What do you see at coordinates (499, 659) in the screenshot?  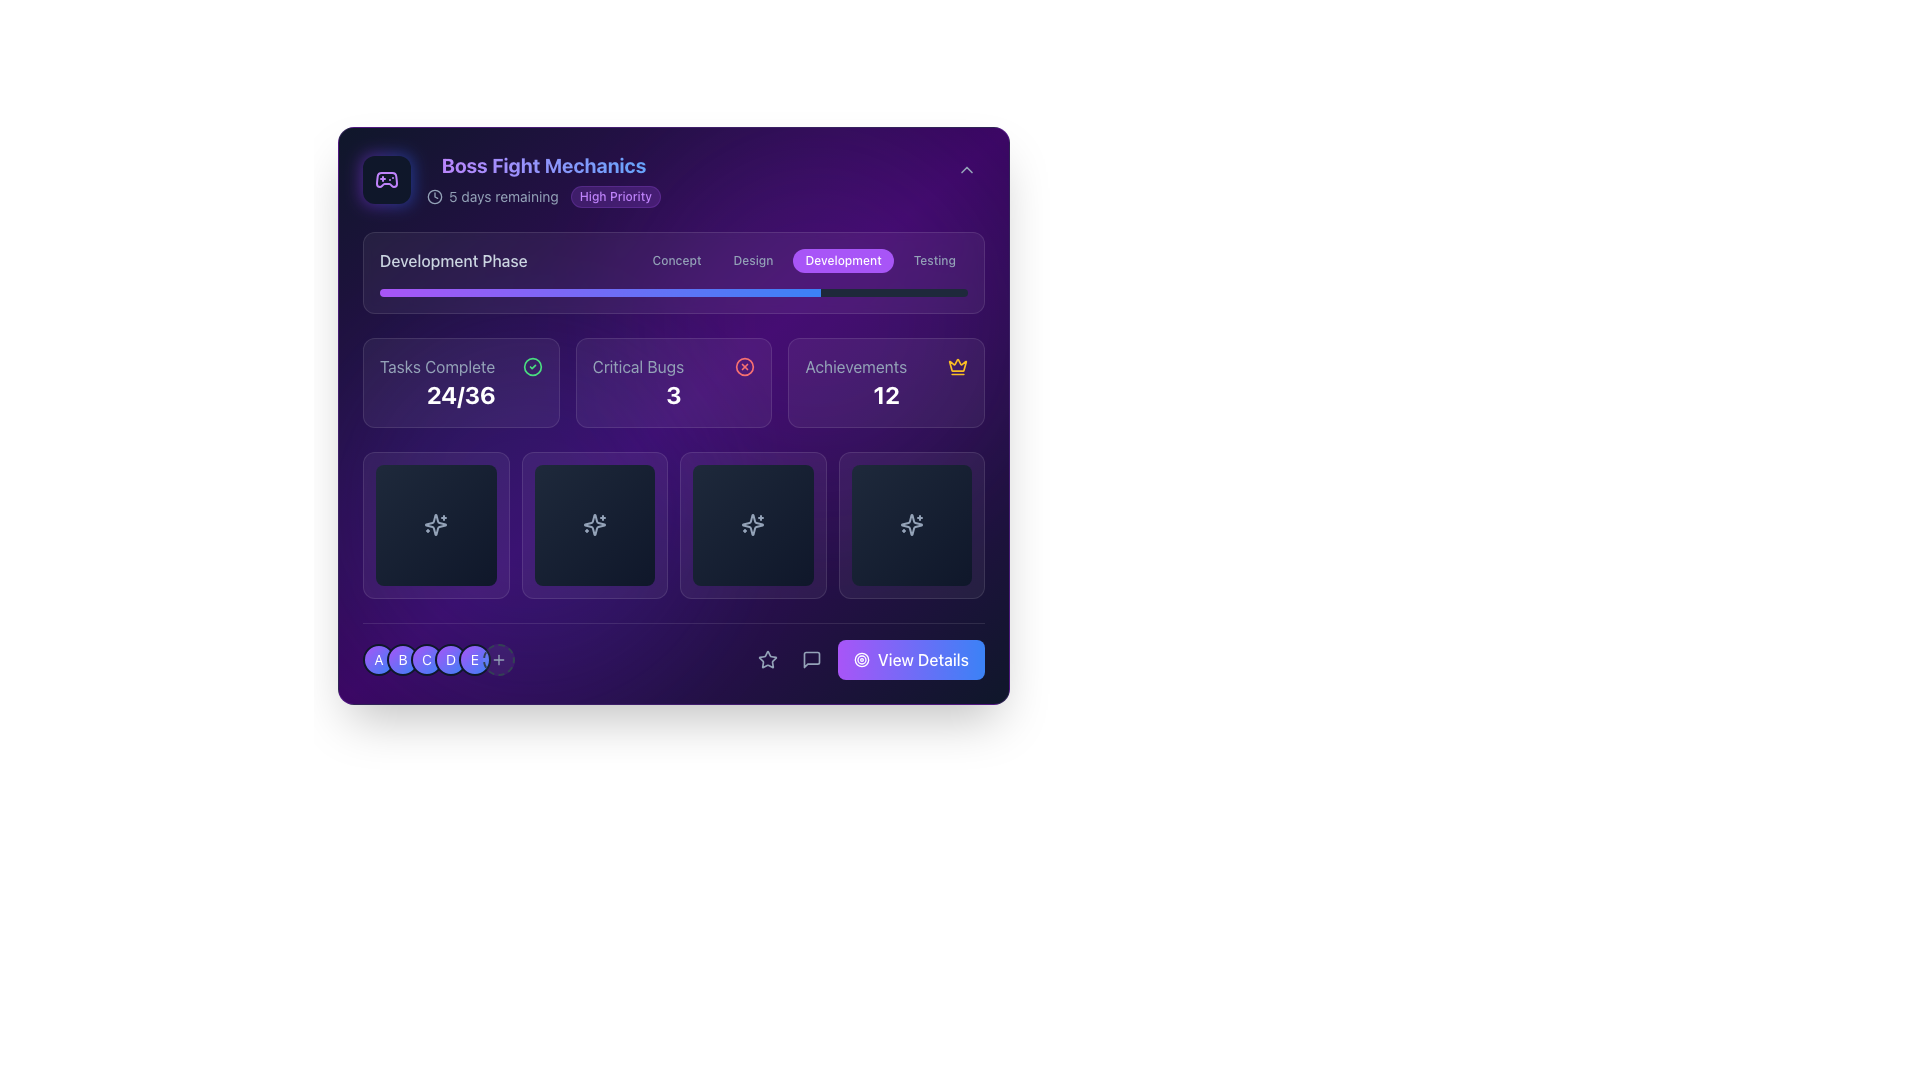 I see `the Icon button with a '+' symbol located at the bottom left corner of the panel` at bounding box center [499, 659].